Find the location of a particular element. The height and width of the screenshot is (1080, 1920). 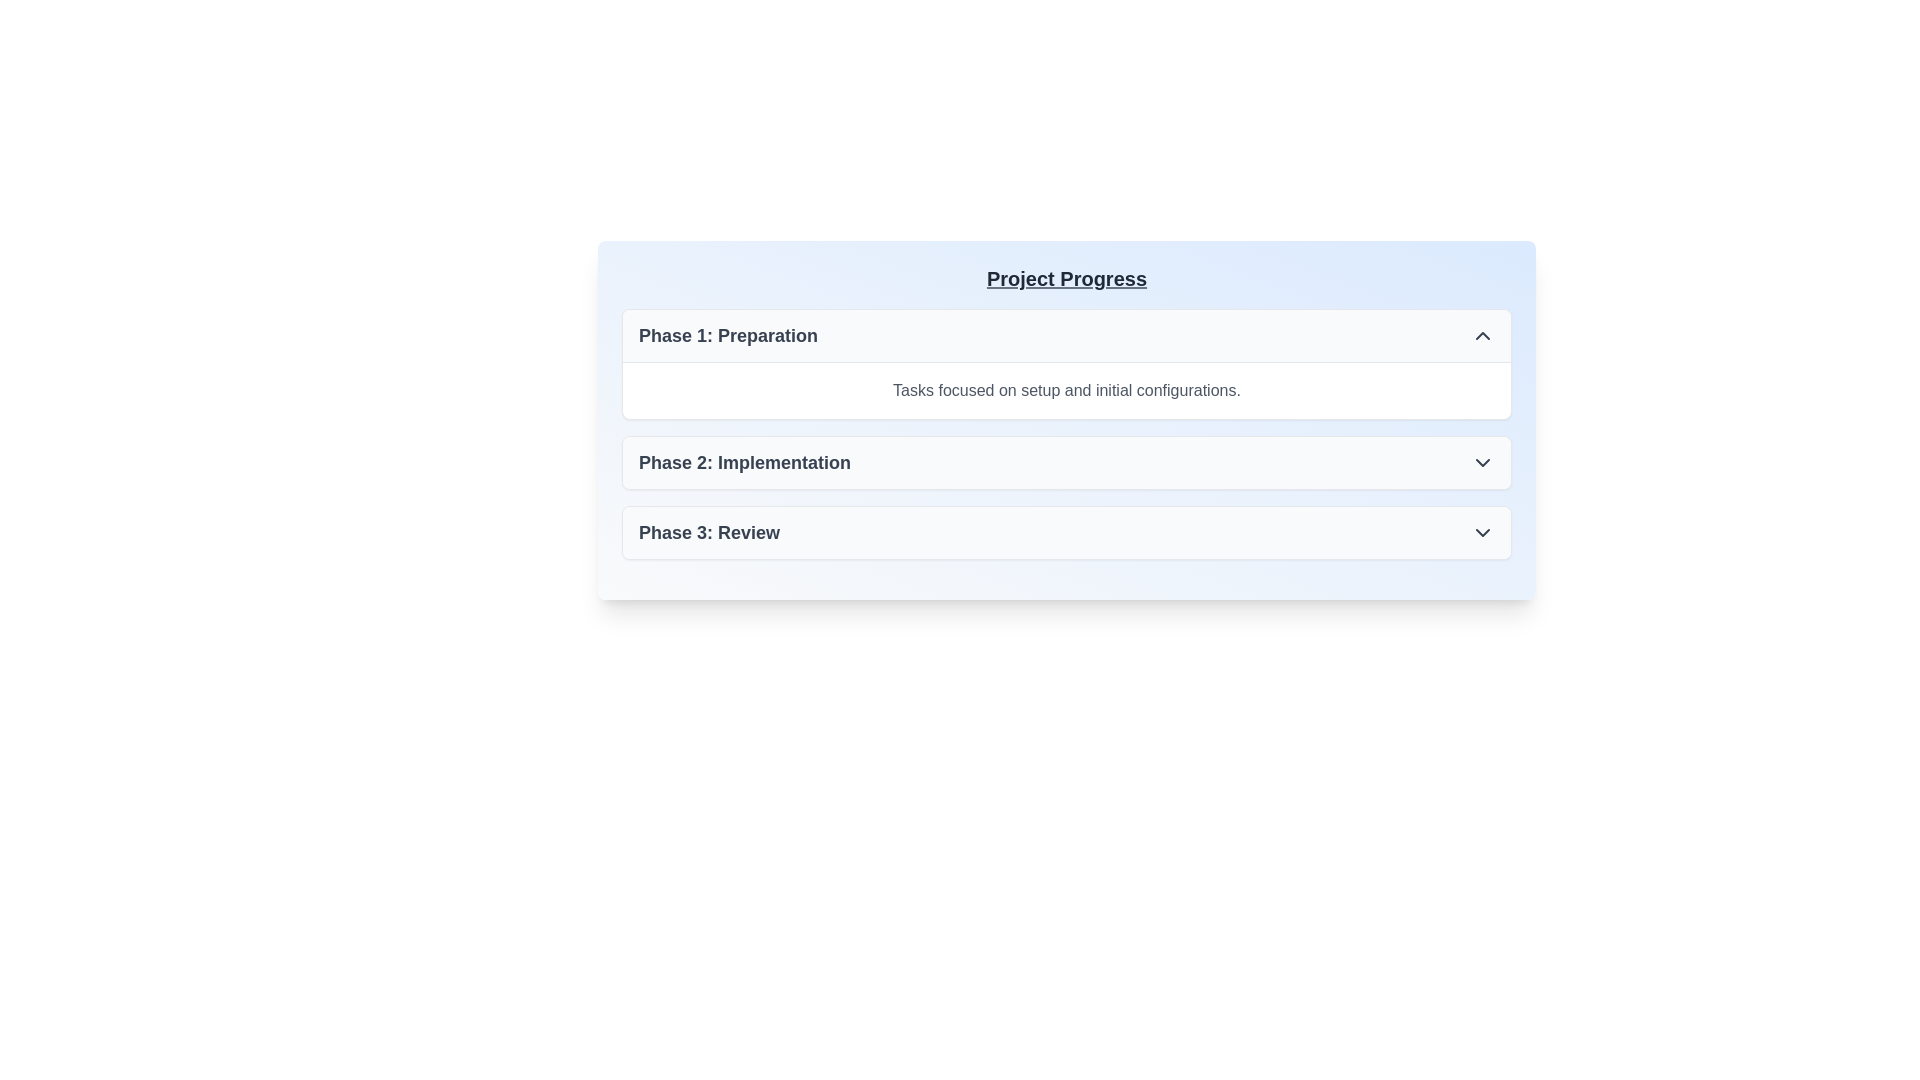

the downward-pointing chevron icon located at the far right edge of the 'Phase 3: Review' section is located at coordinates (1483, 531).